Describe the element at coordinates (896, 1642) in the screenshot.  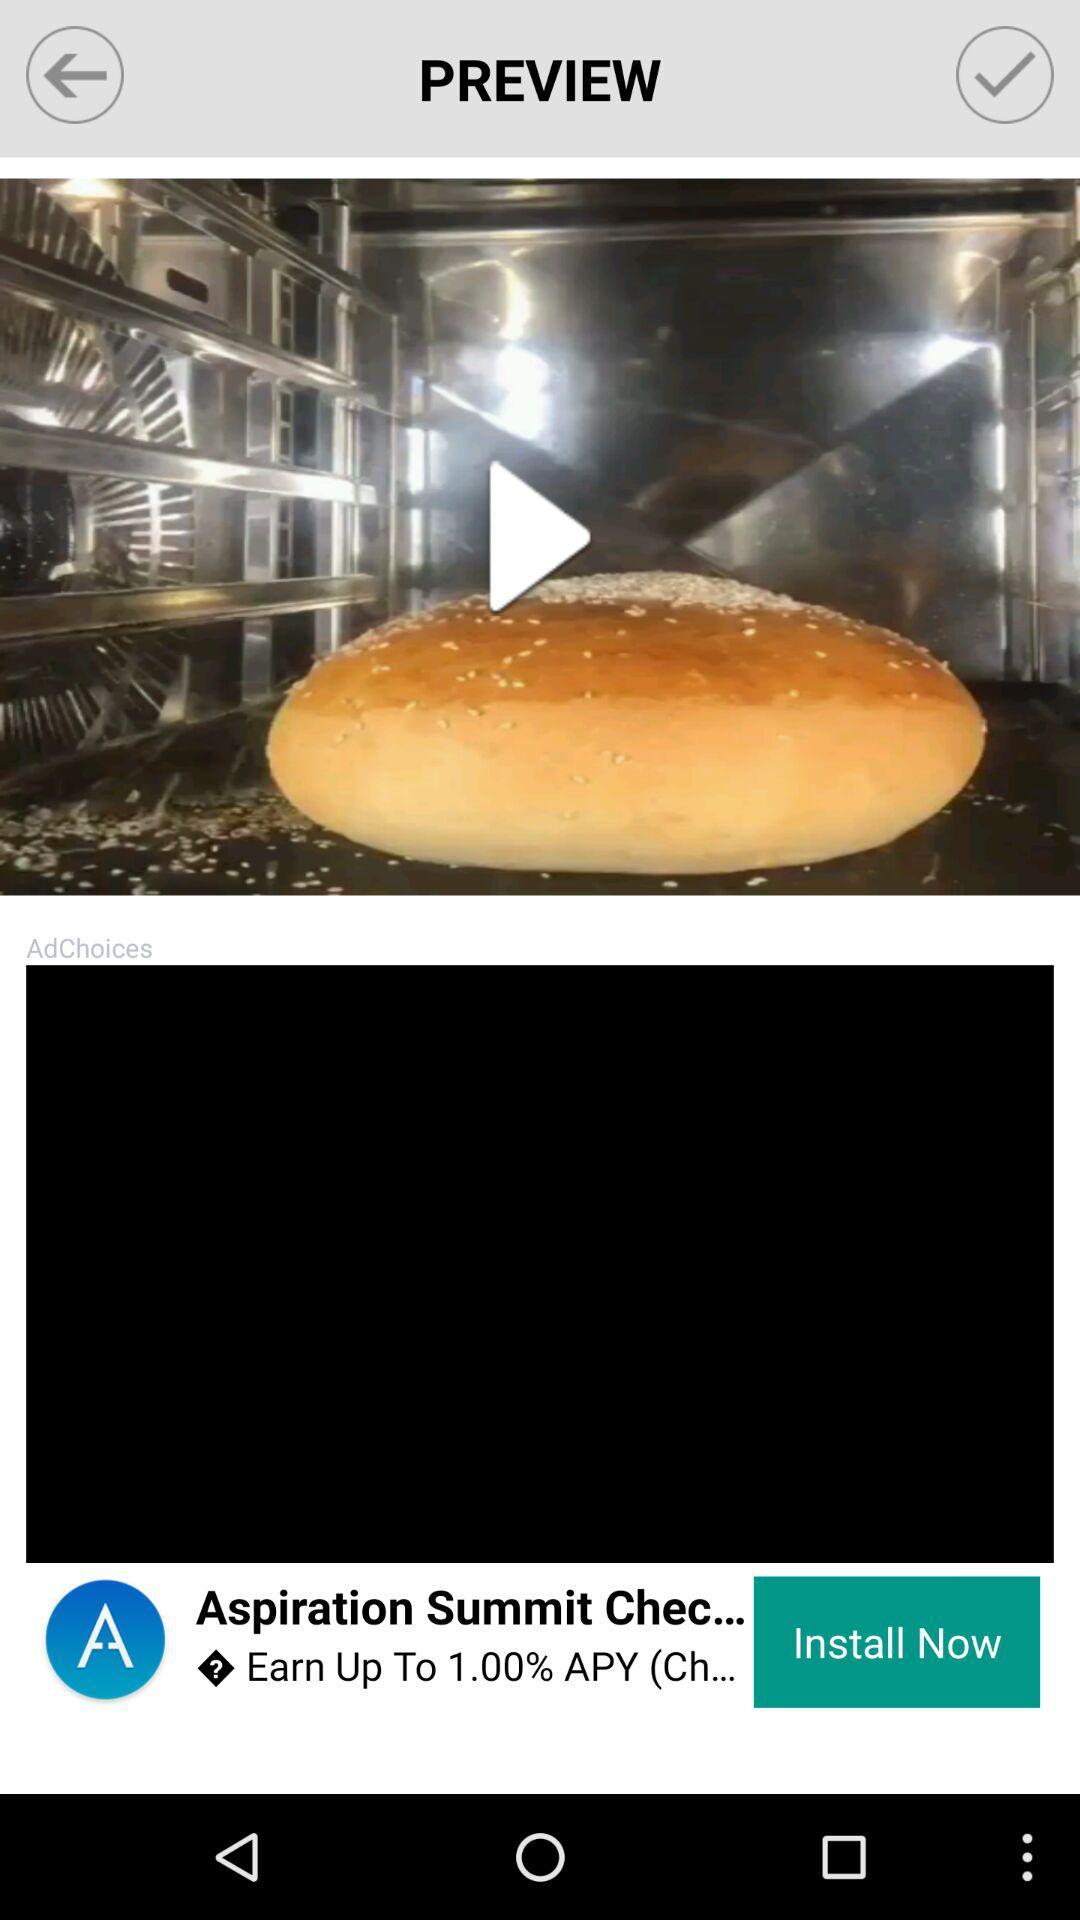
I see `icon to the right of aspiration summit checking app` at that location.